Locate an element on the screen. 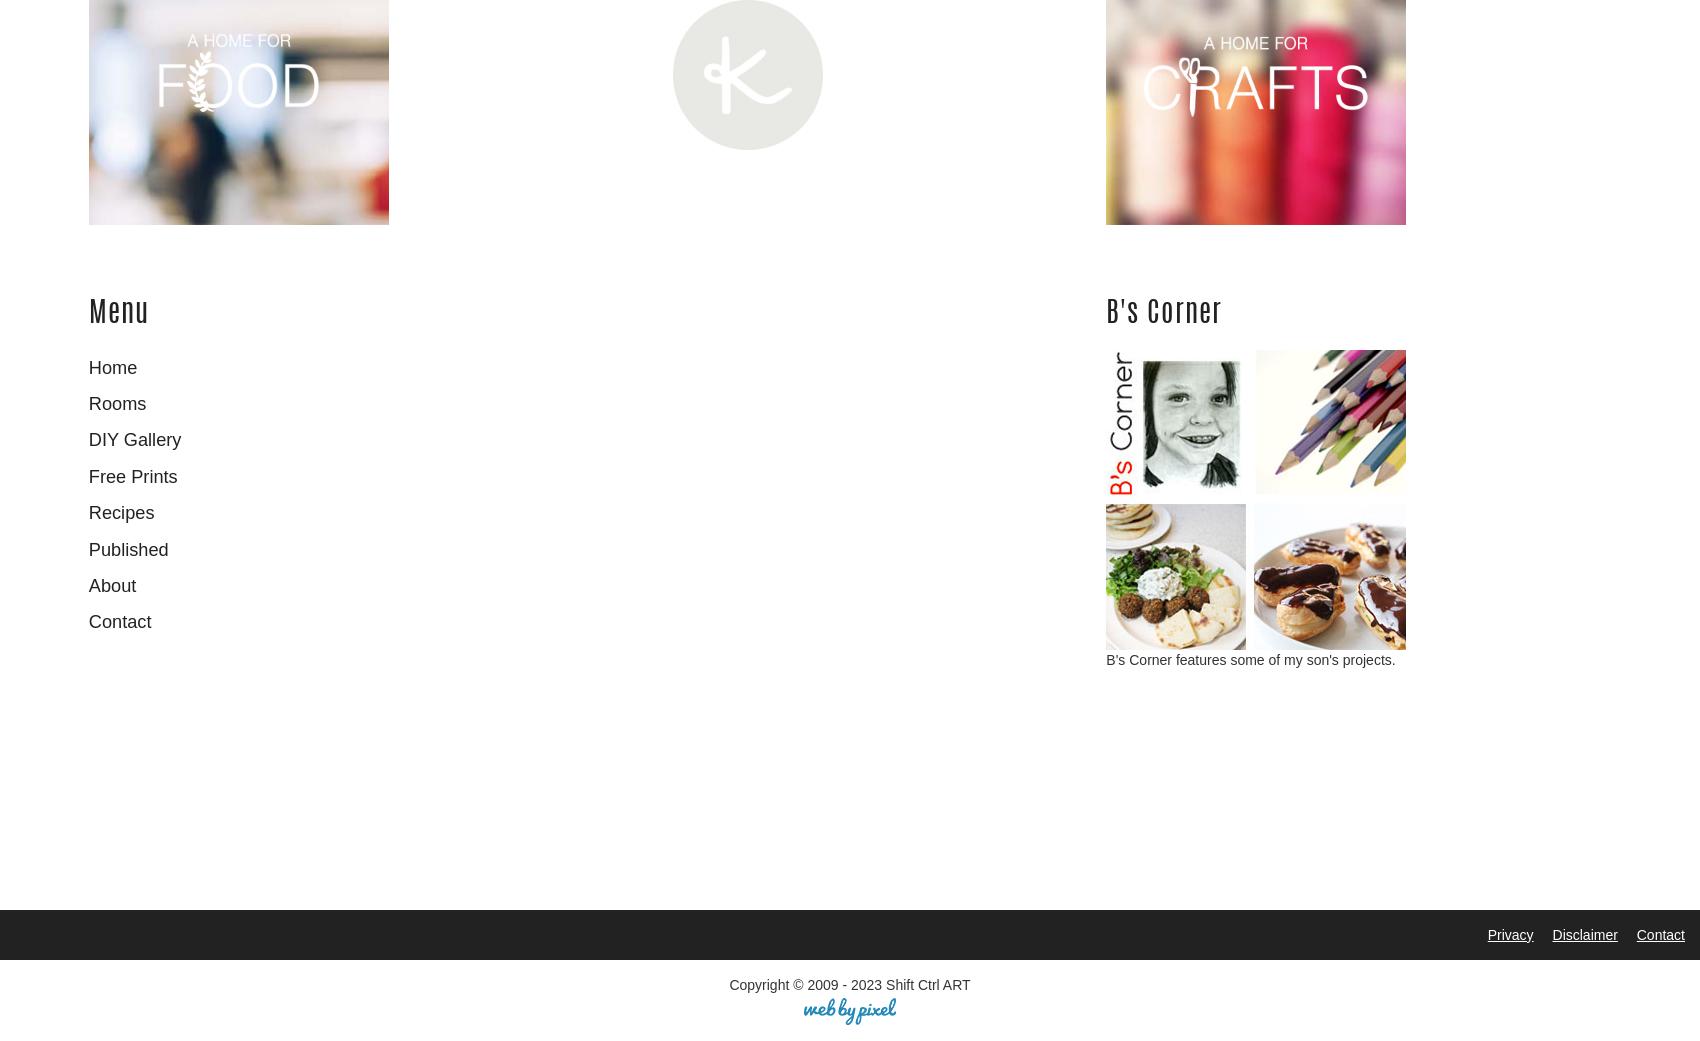  'B's Corner' is located at coordinates (1106, 313).